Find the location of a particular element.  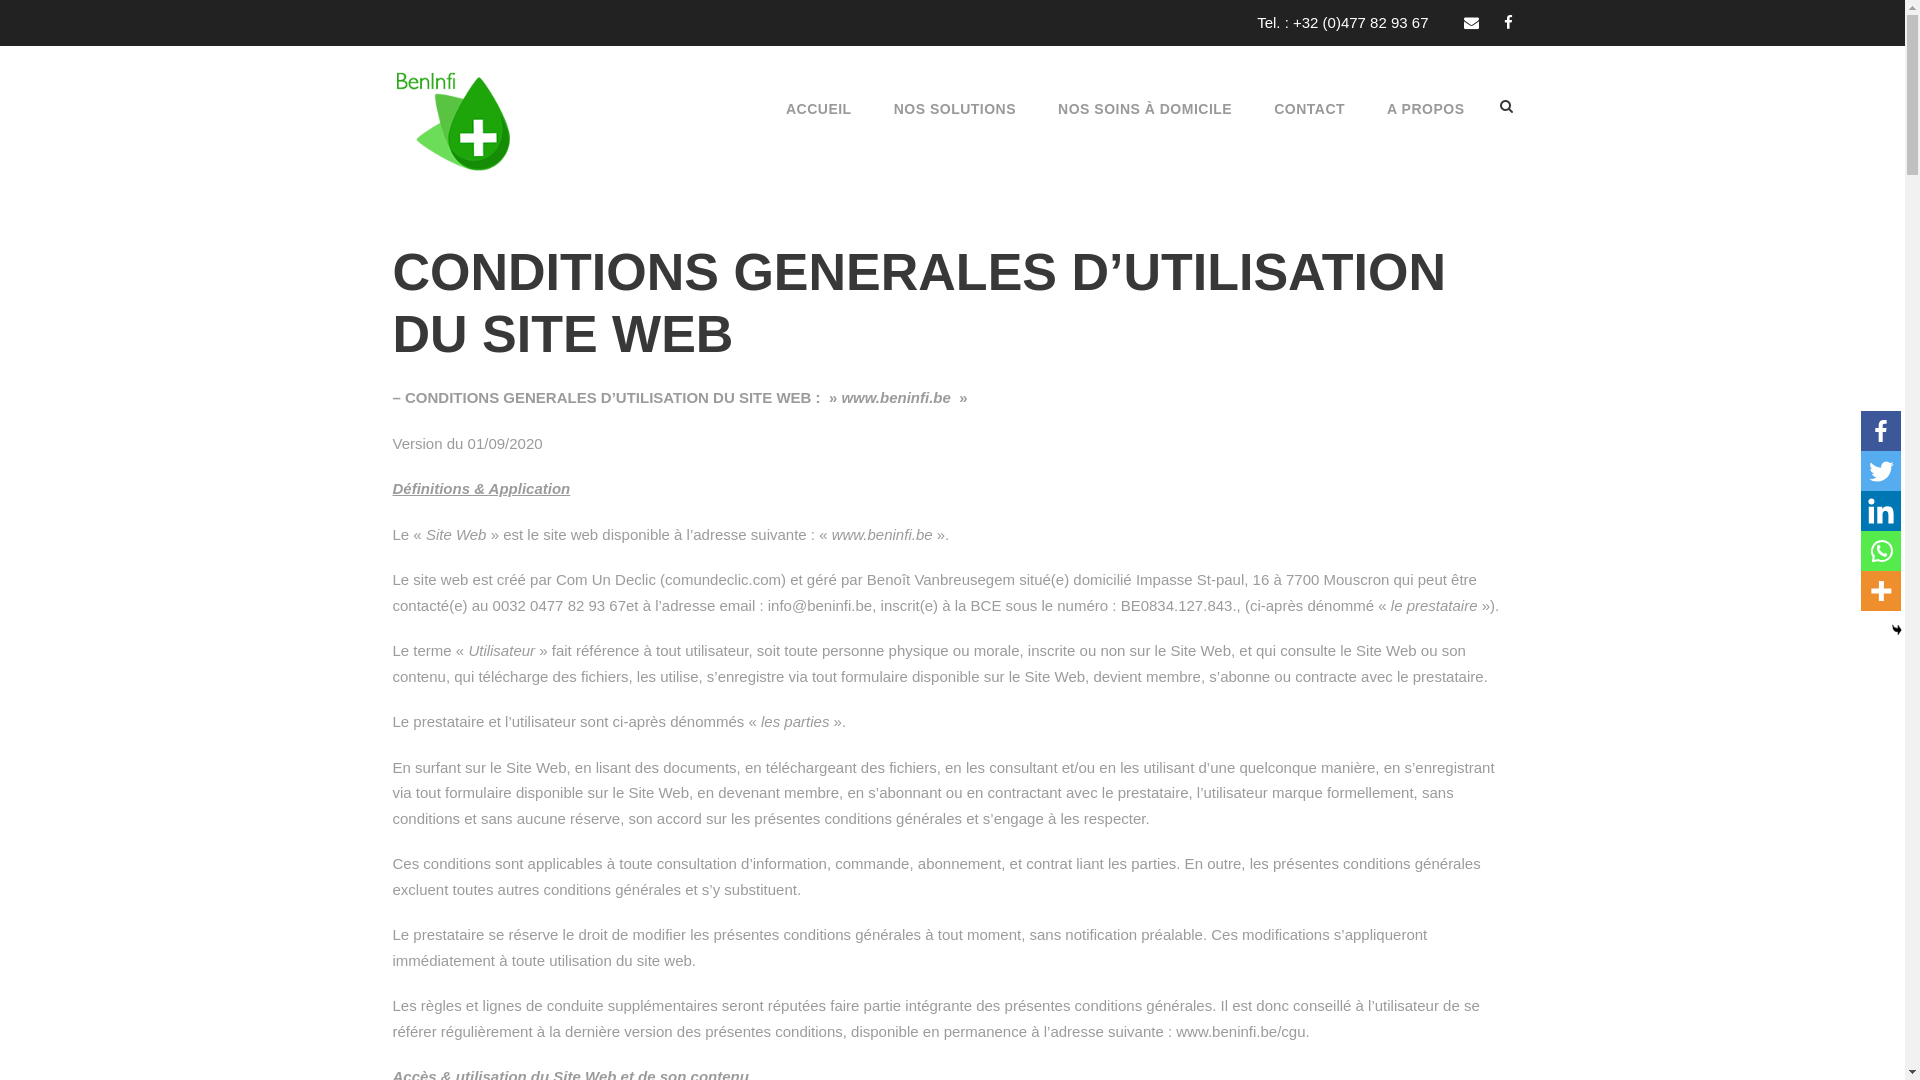

'CONTACT' is located at coordinates (1309, 132).